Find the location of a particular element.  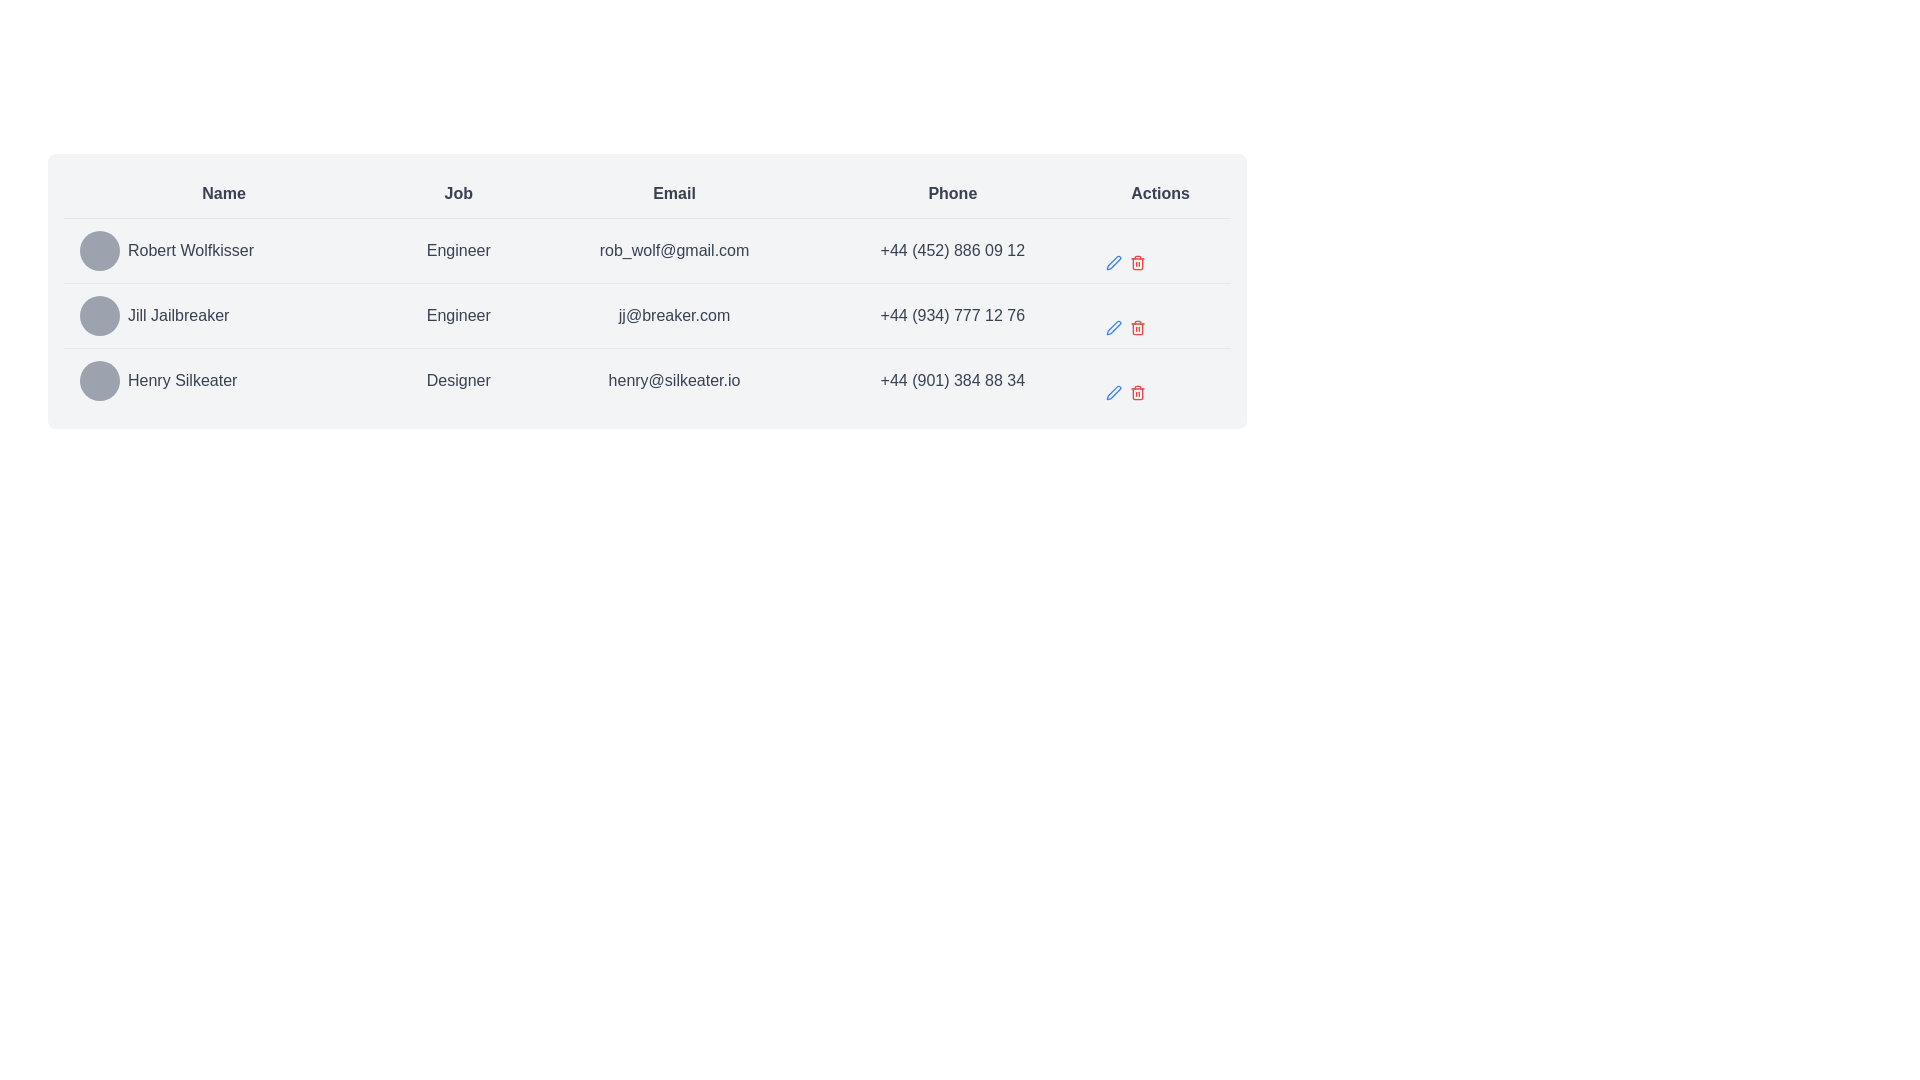

the third row displaying user information for 'Henry Silkeater', which includes a gray avatar, name, role, email, and phone number is located at coordinates (647, 380).